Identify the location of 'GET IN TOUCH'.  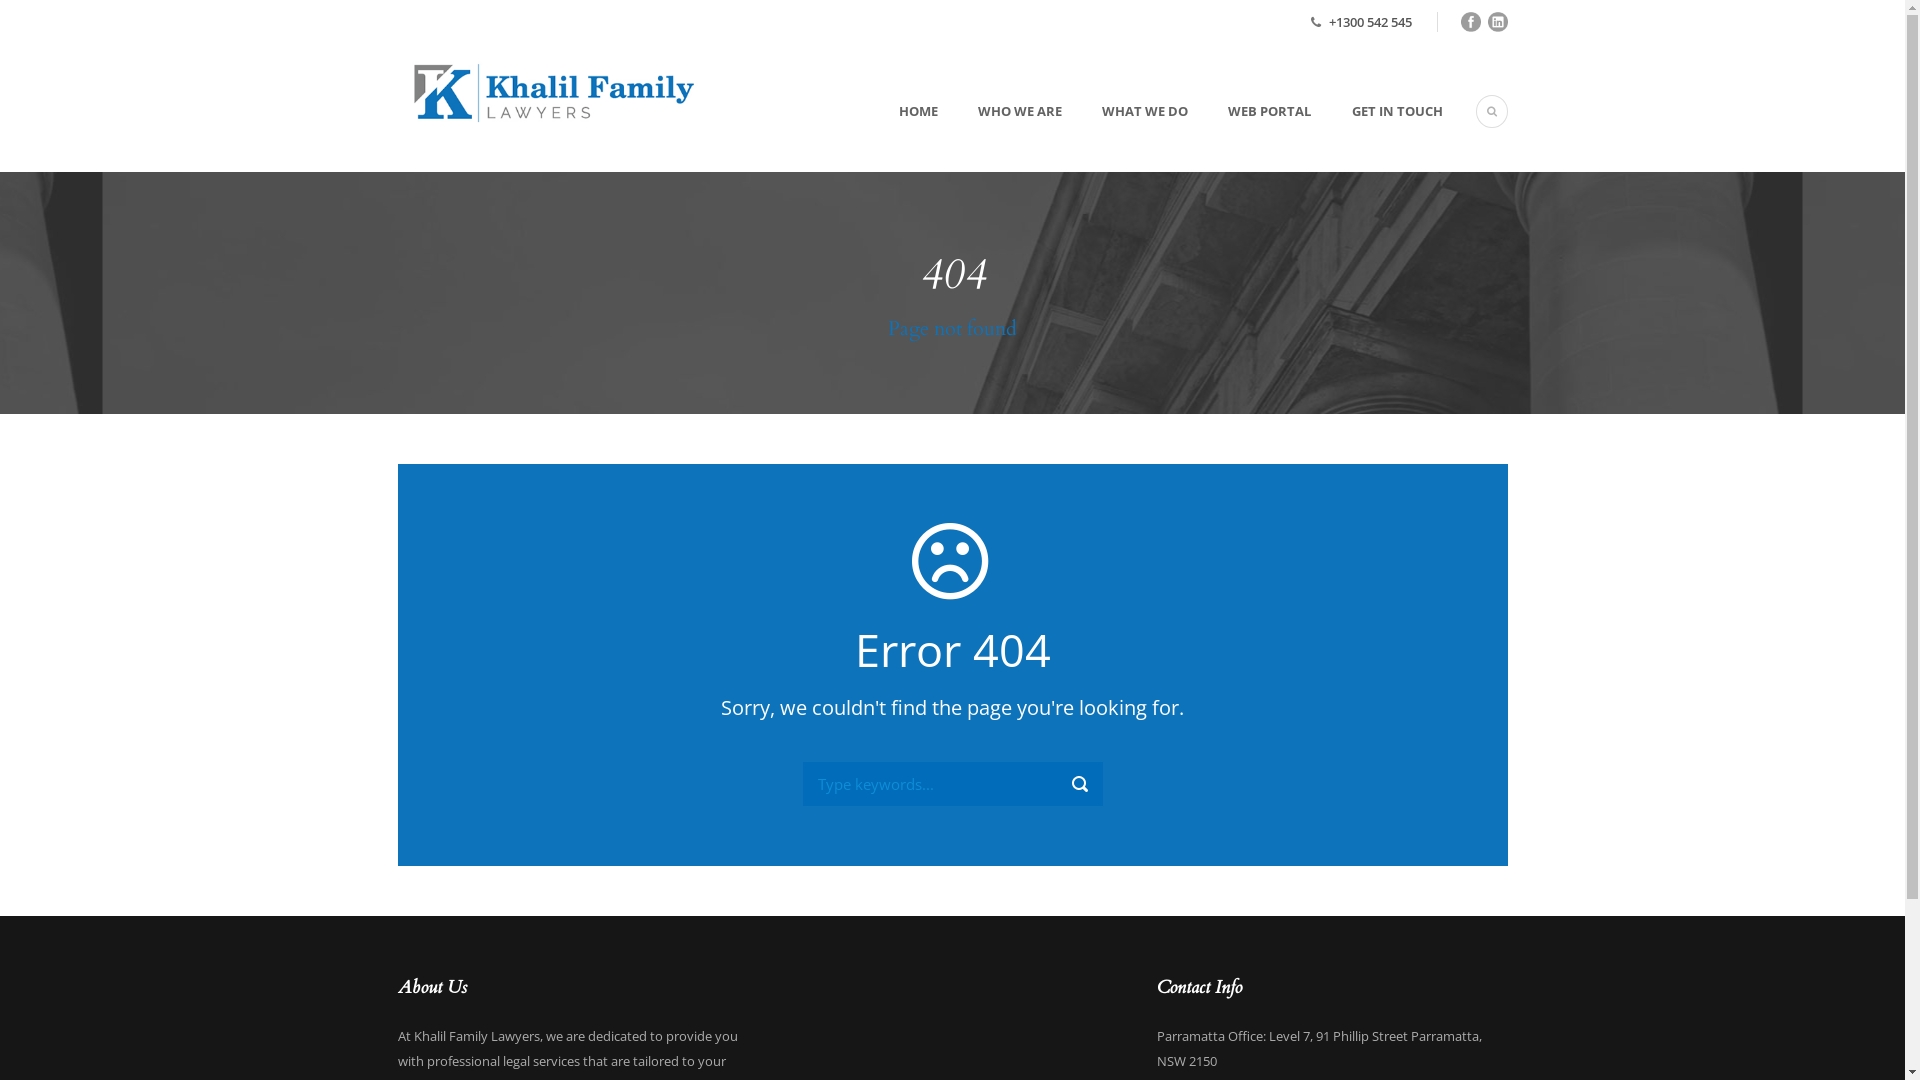
(1375, 135).